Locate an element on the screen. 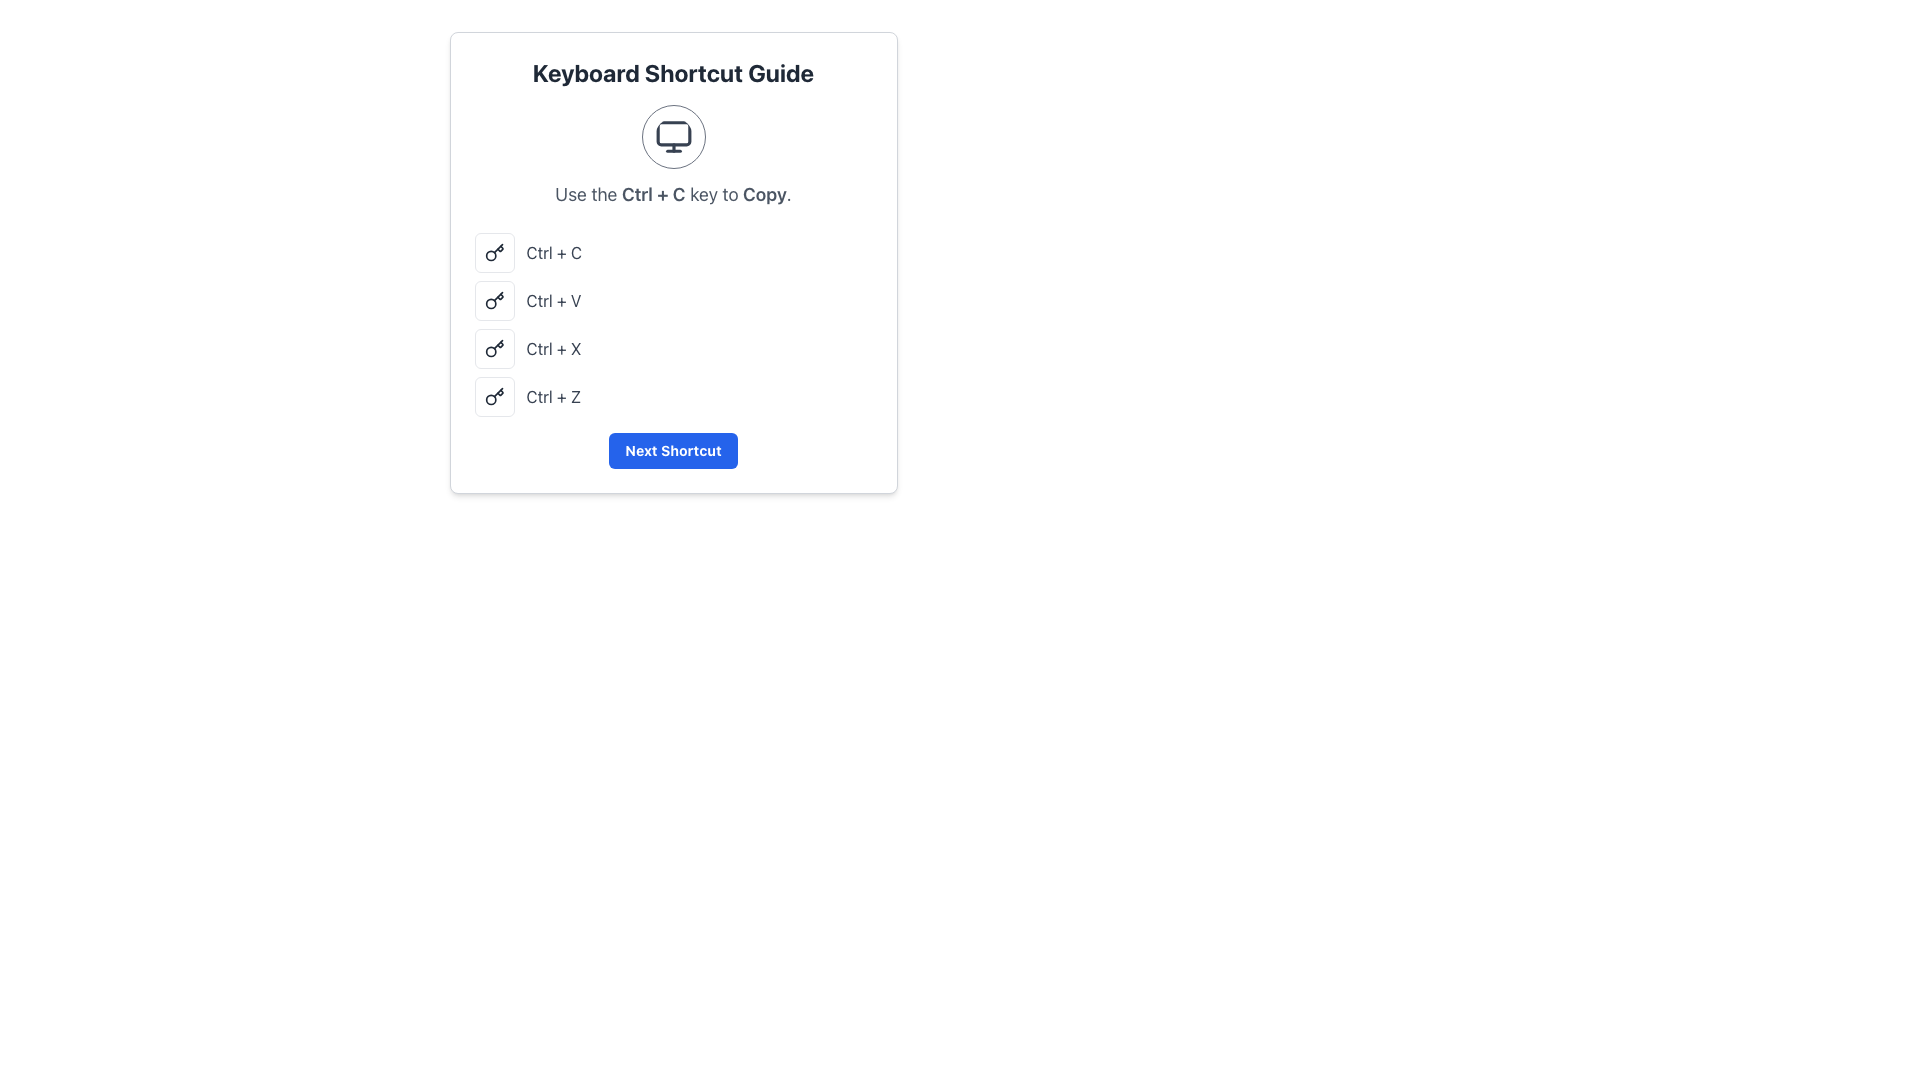  the square icon button with a key icon, located to the left of the text 'Ctrl + Z' is located at coordinates (494, 397).